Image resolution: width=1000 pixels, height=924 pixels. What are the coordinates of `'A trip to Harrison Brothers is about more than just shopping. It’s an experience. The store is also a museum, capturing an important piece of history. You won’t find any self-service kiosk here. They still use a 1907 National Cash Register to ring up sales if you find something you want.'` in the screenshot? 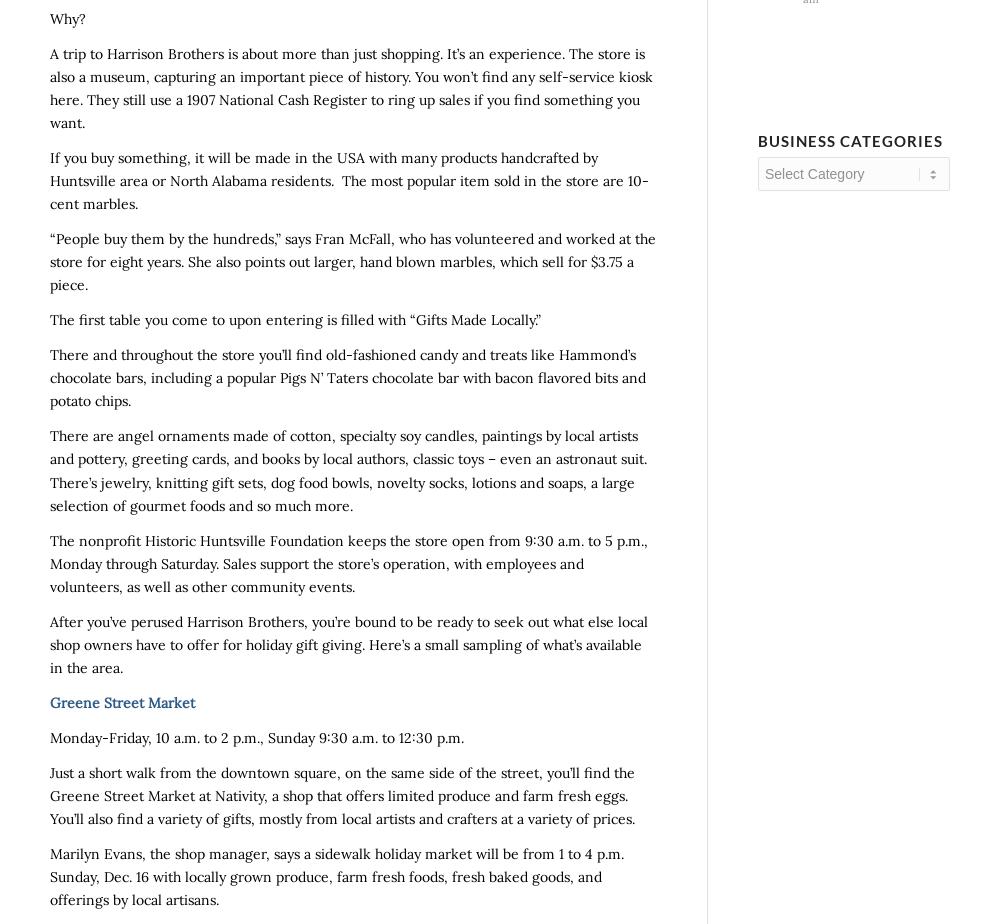 It's located at (350, 87).